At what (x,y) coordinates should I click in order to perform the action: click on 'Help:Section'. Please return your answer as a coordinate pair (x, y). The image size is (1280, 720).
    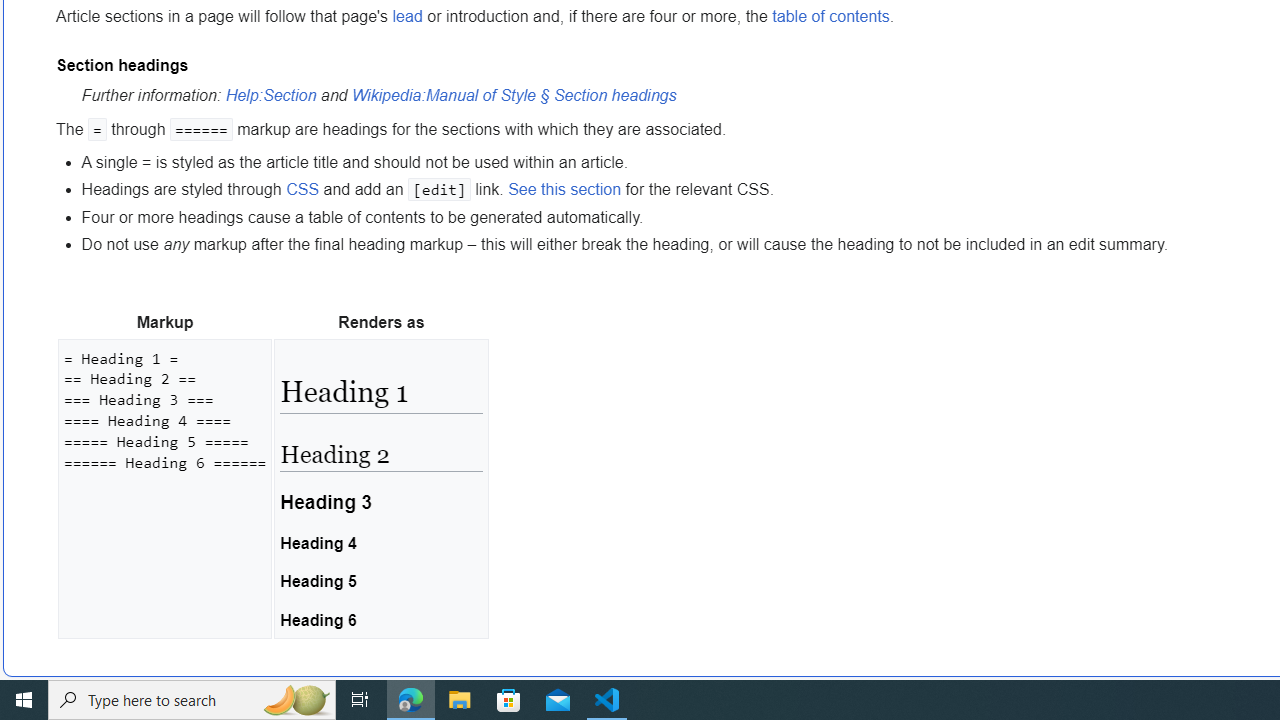
    Looking at the image, I should click on (270, 96).